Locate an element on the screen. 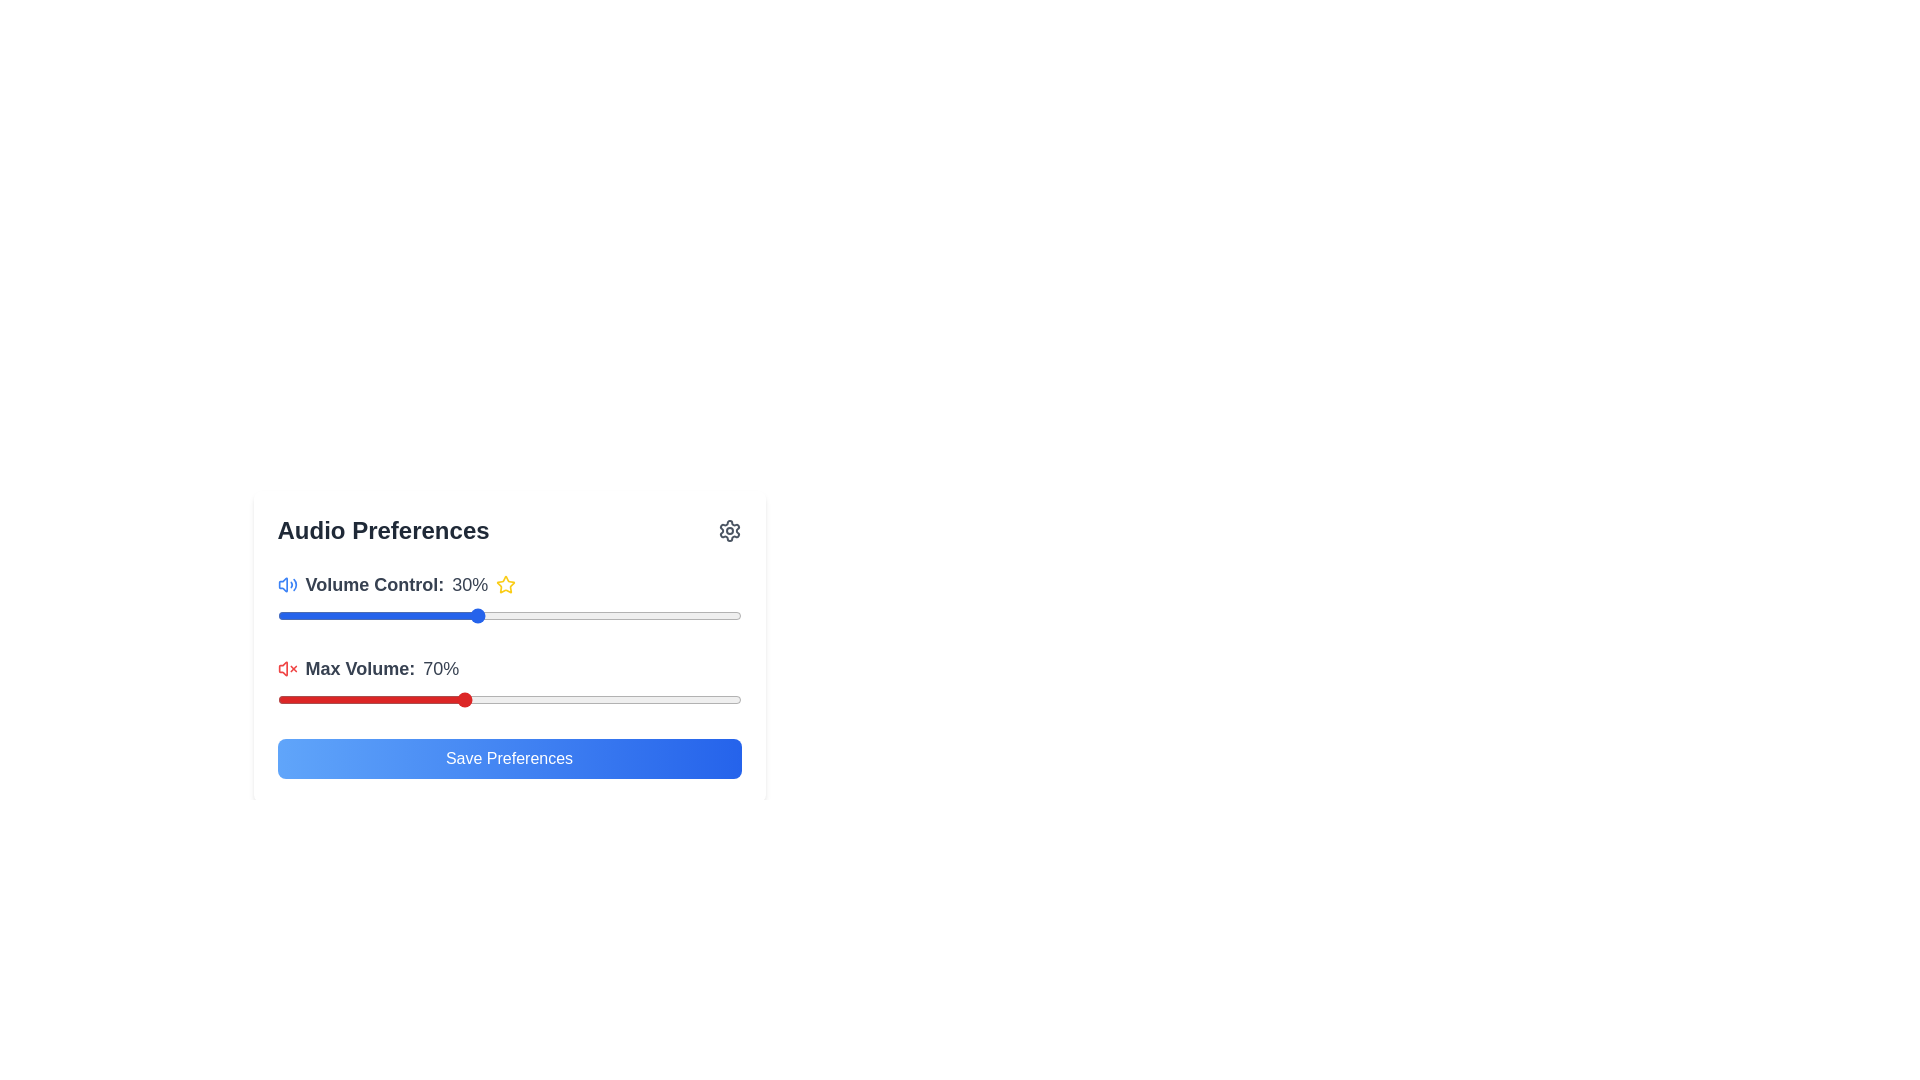 This screenshot has width=1920, height=1080. max volume is located at coordinates (685, 698).